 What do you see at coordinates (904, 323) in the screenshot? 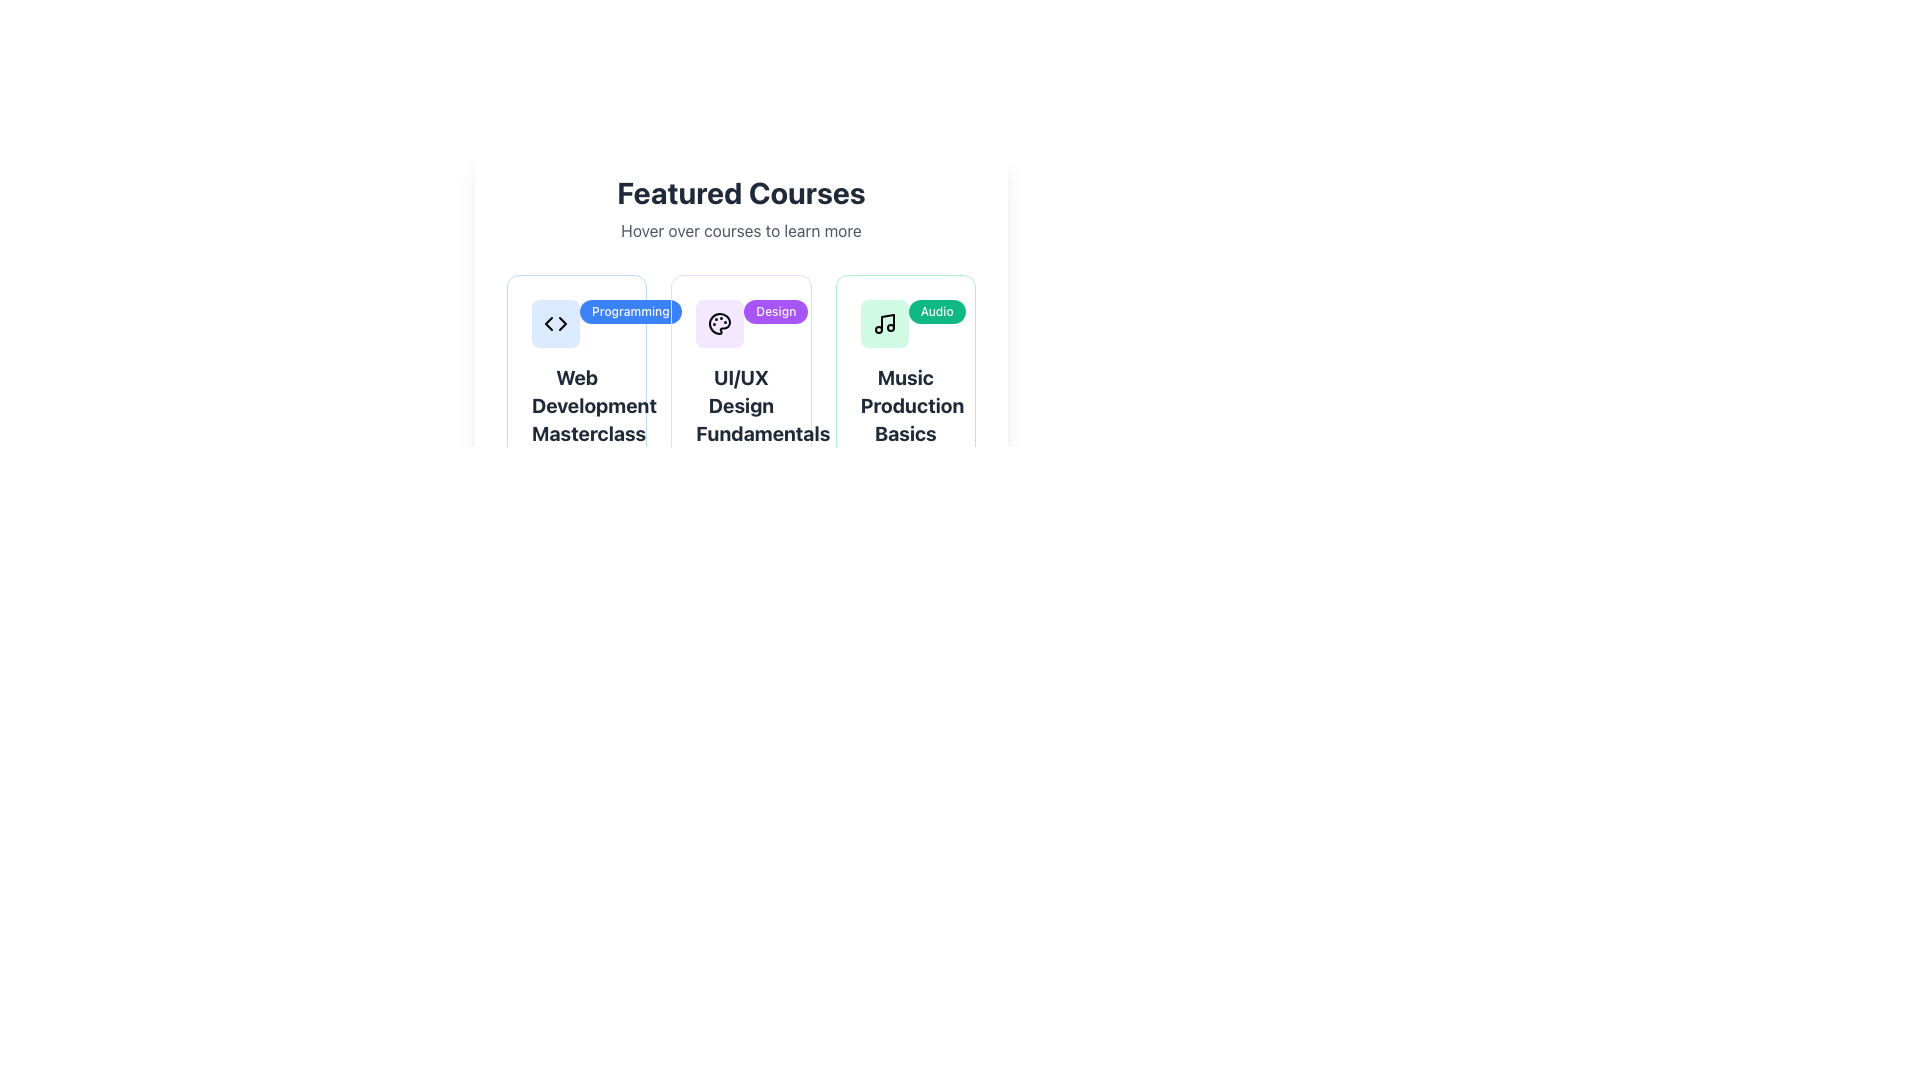
I see `the tagged label component with a musical note icon and the text 'Audio' on a light green background, located at the top-right corner of the 'Music Production Basics' course card` at bounding box center [904, 323].